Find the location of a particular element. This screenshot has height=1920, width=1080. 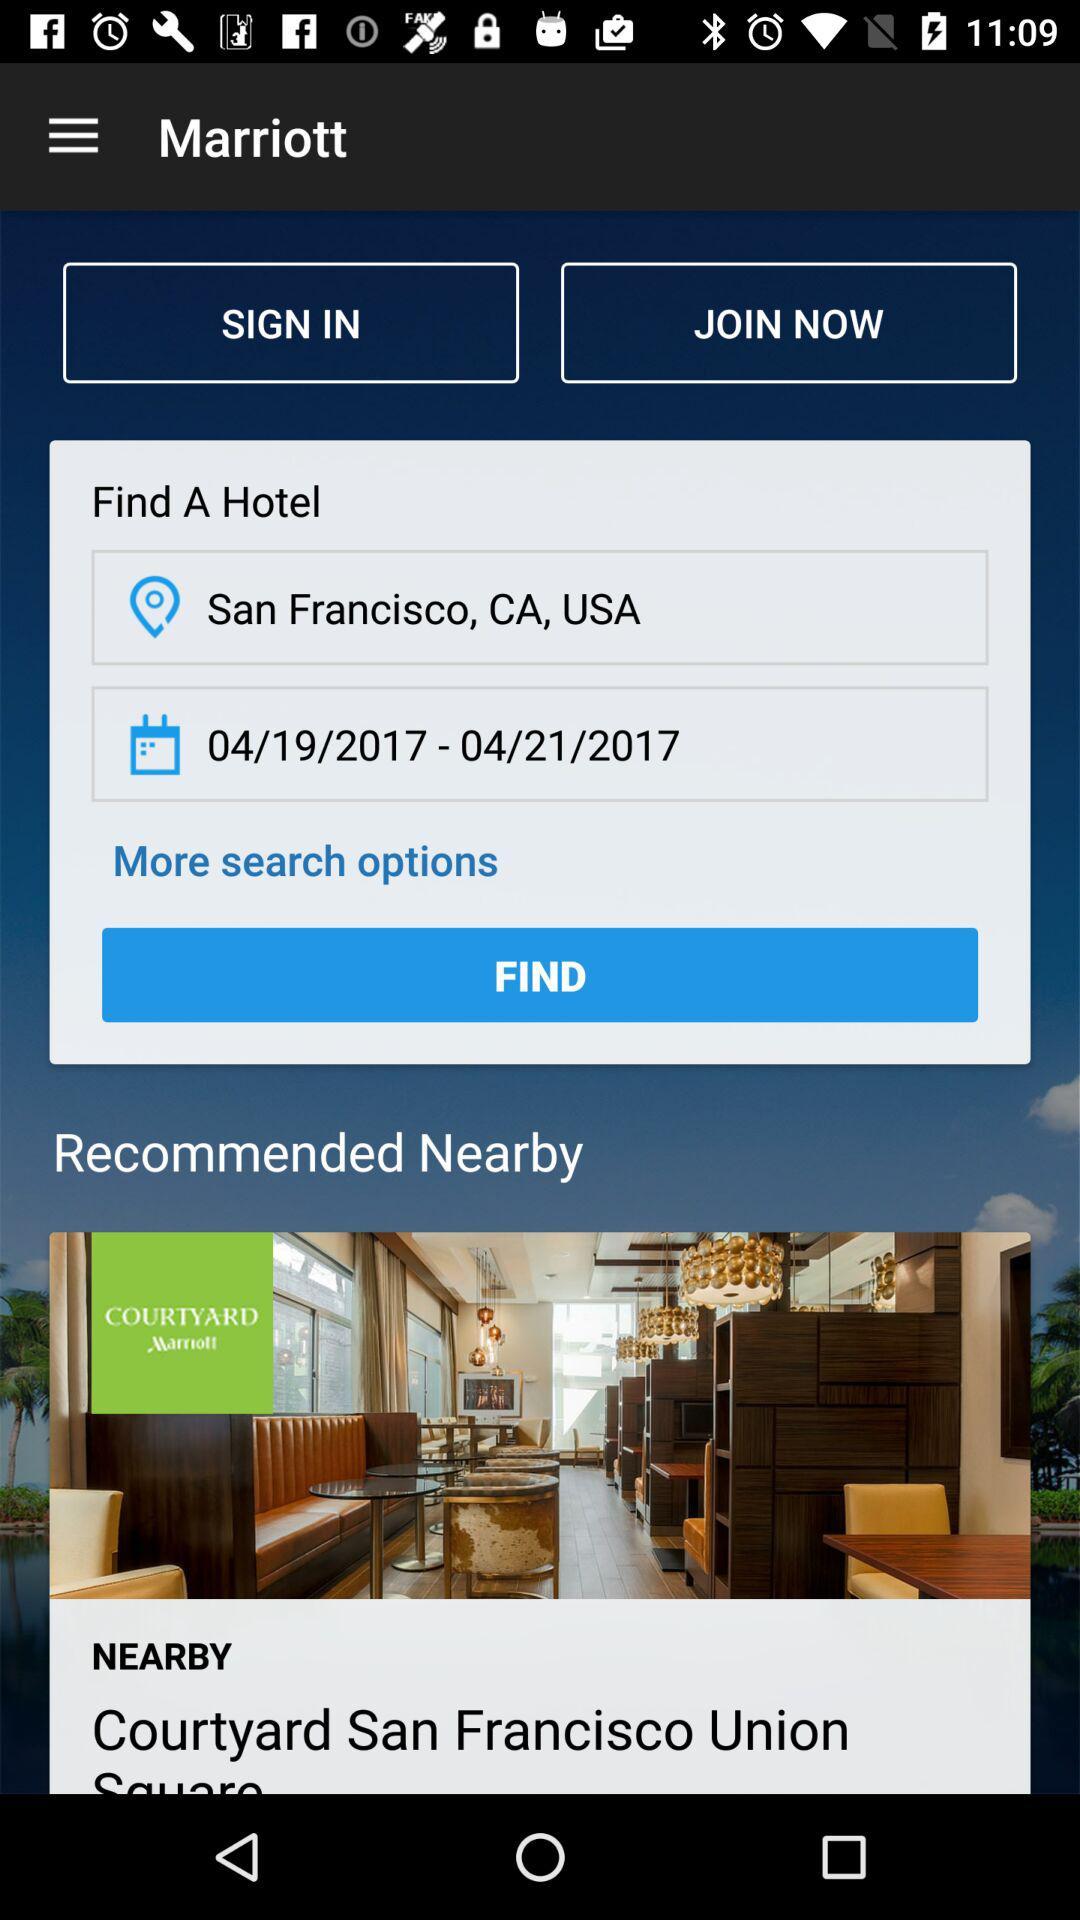

more search options item is located at coordinates (305, 859).